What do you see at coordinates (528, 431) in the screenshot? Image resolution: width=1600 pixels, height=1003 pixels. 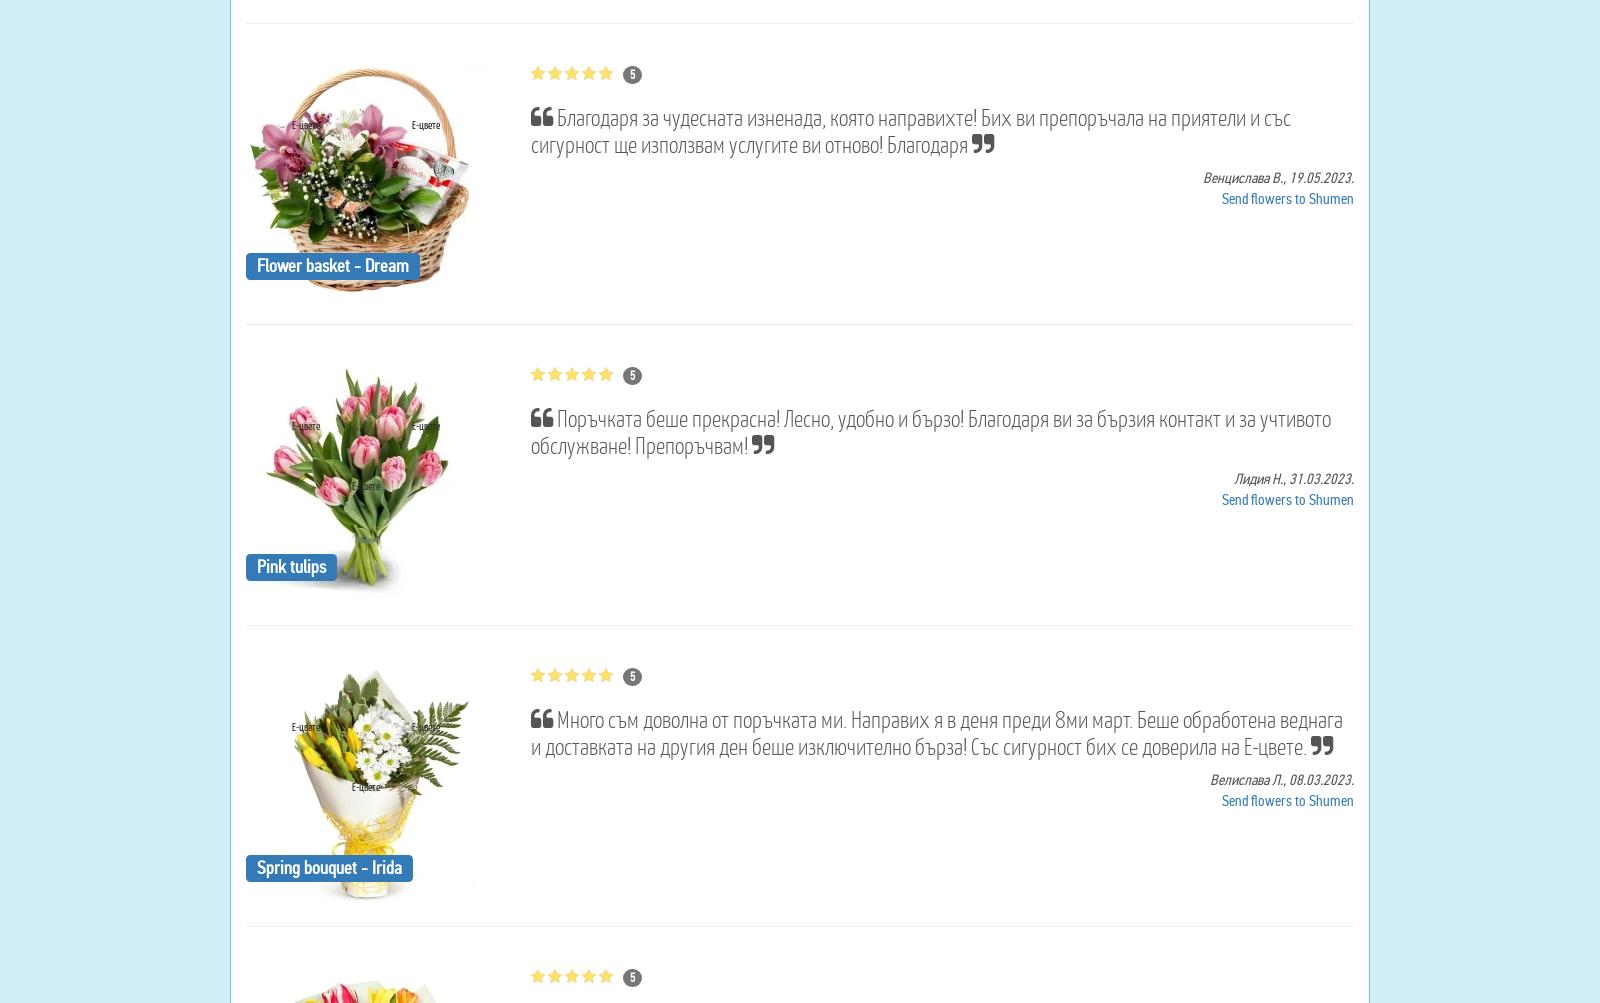 I see `'Поръчката беше прекрасна! Лесно, удобно и бързо! Благодаря ви за бързия контакт и за учтивото обслужване! Препоръчвам!'` at bounding box center [528, 431].